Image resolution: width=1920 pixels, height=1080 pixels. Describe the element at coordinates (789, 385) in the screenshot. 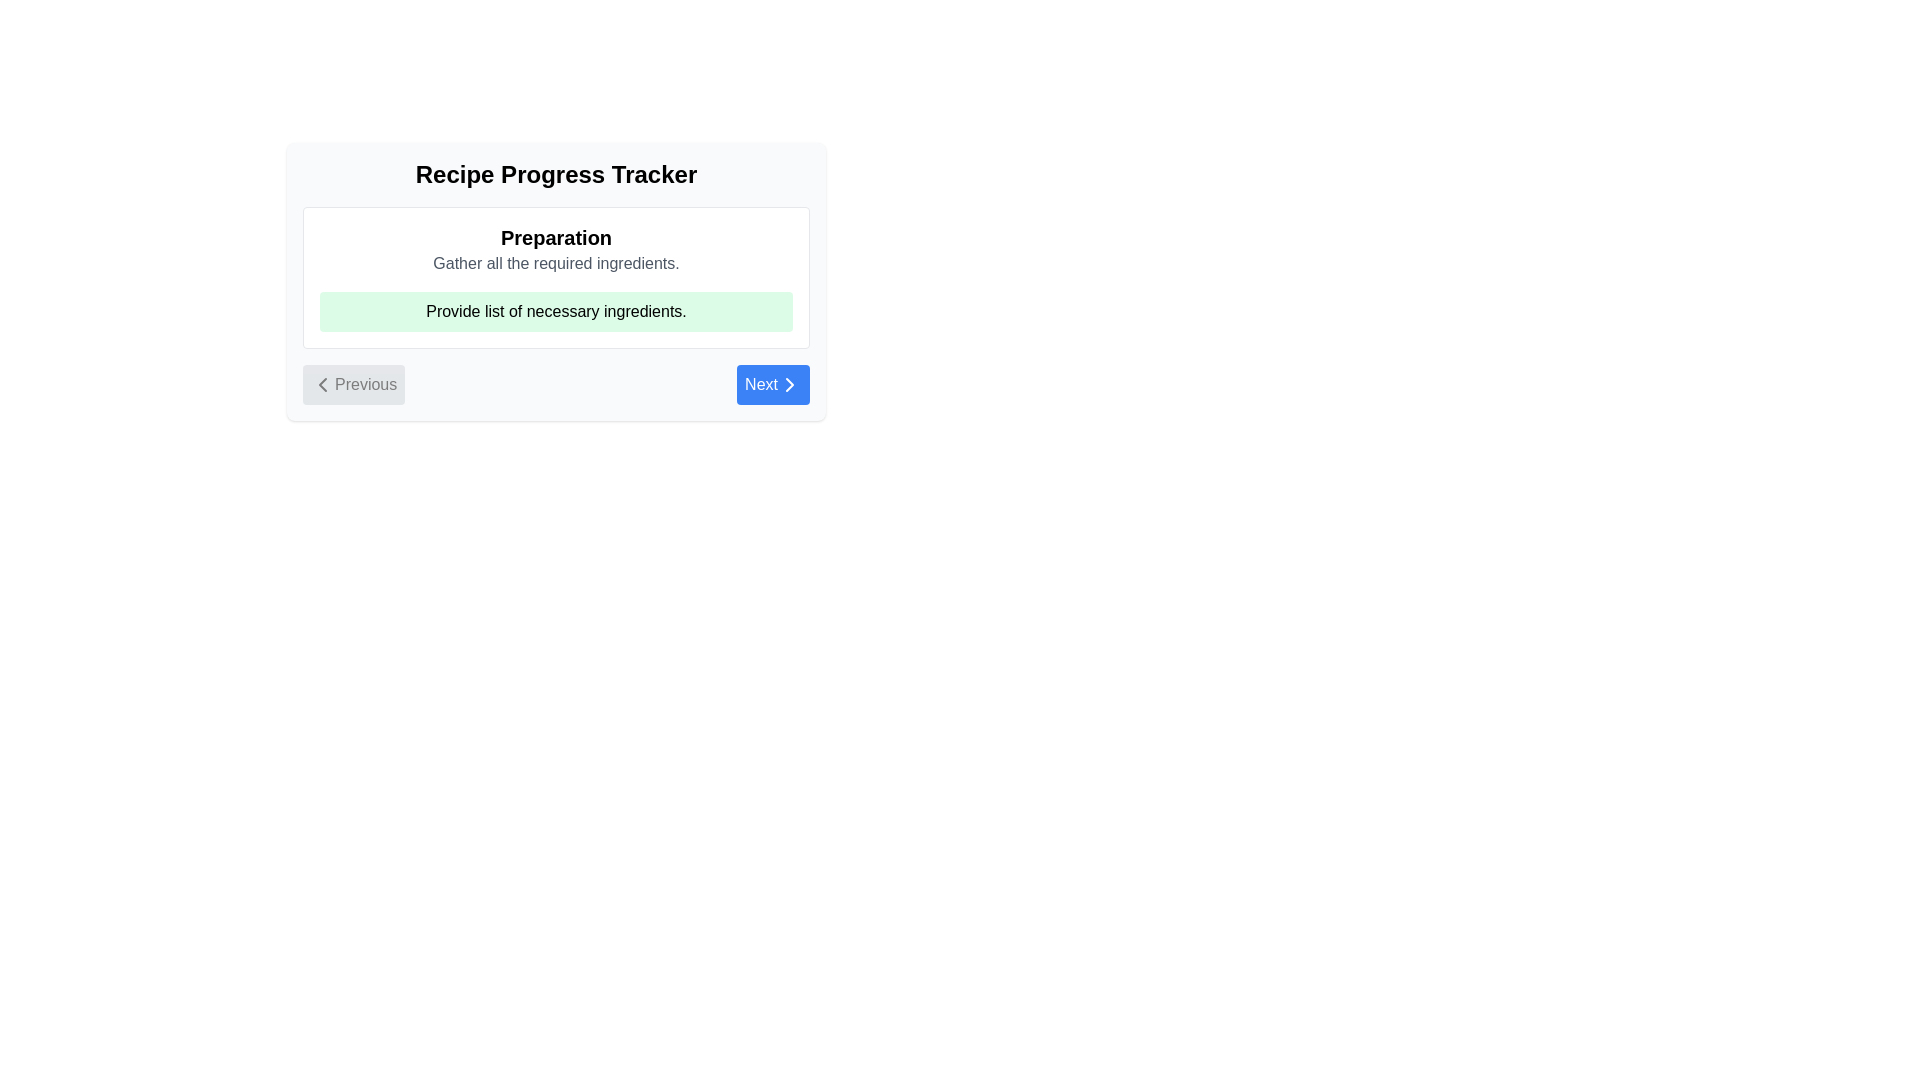

I see `the Chevron icon located inside the blue 'Next' button, positioned to the right of the text, indicating a navigational action to move forward` at that location.